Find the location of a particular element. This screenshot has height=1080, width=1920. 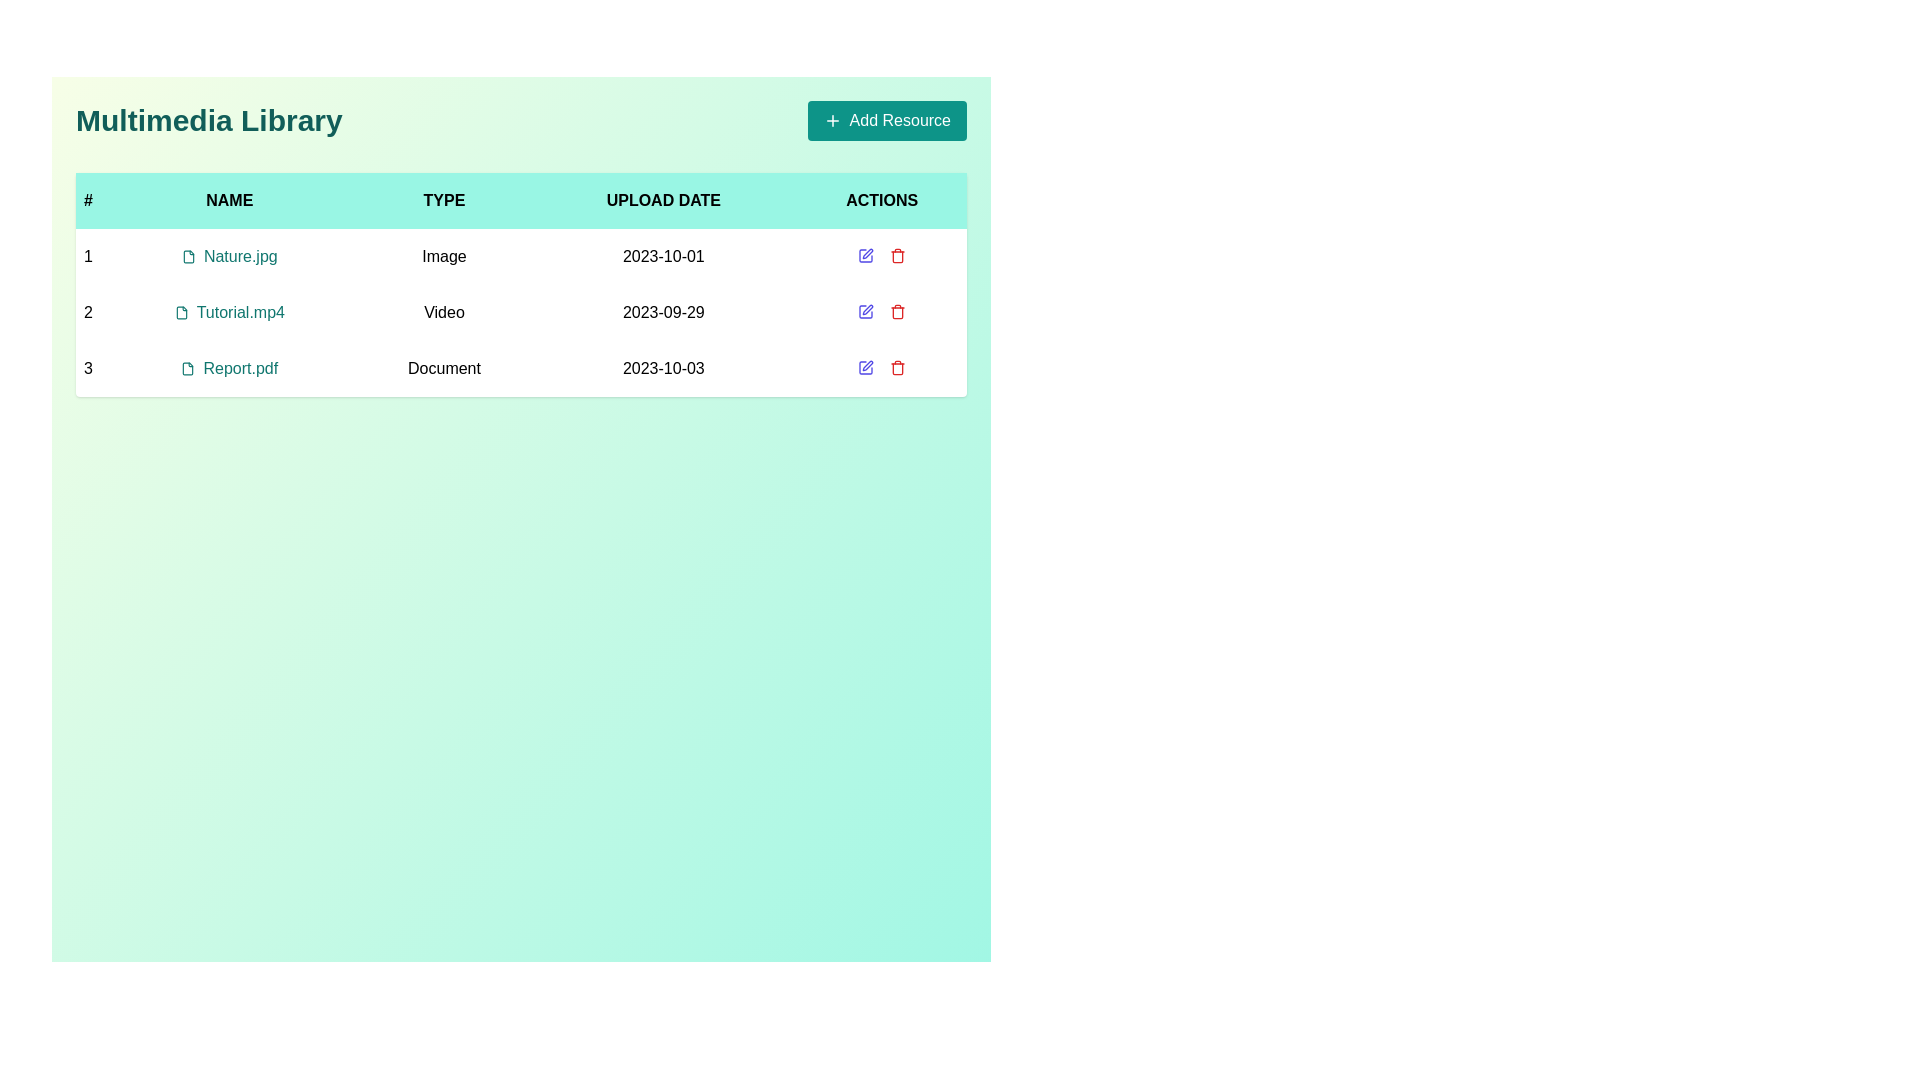

the icon representing the document entry 'Report.pdf' is located at coordinates (188, 369).